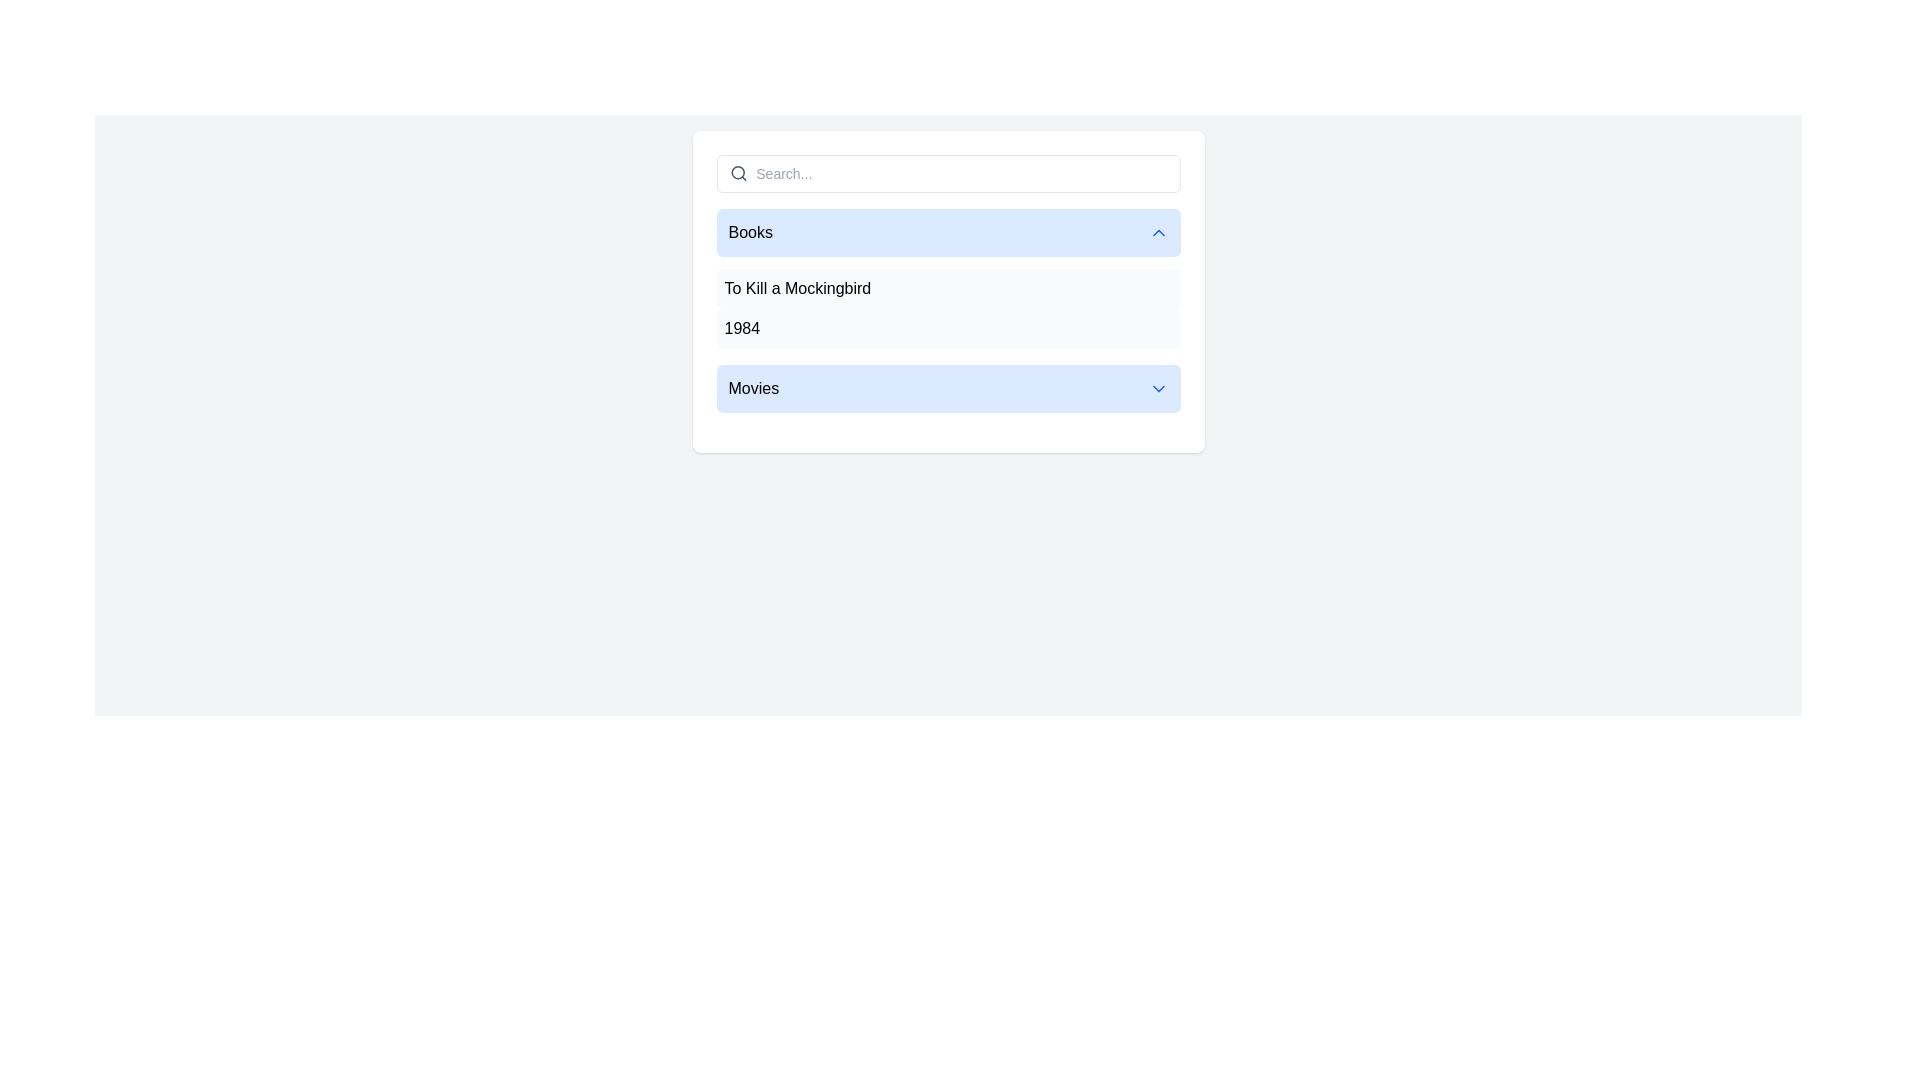  What do you see at coordinates (752, 389) in the screenshot?
I see `the text label displaying 'Movies' which is styled with black text on a light blue background, located inside the last item of a vertical list` at bounding box center [752, 389].